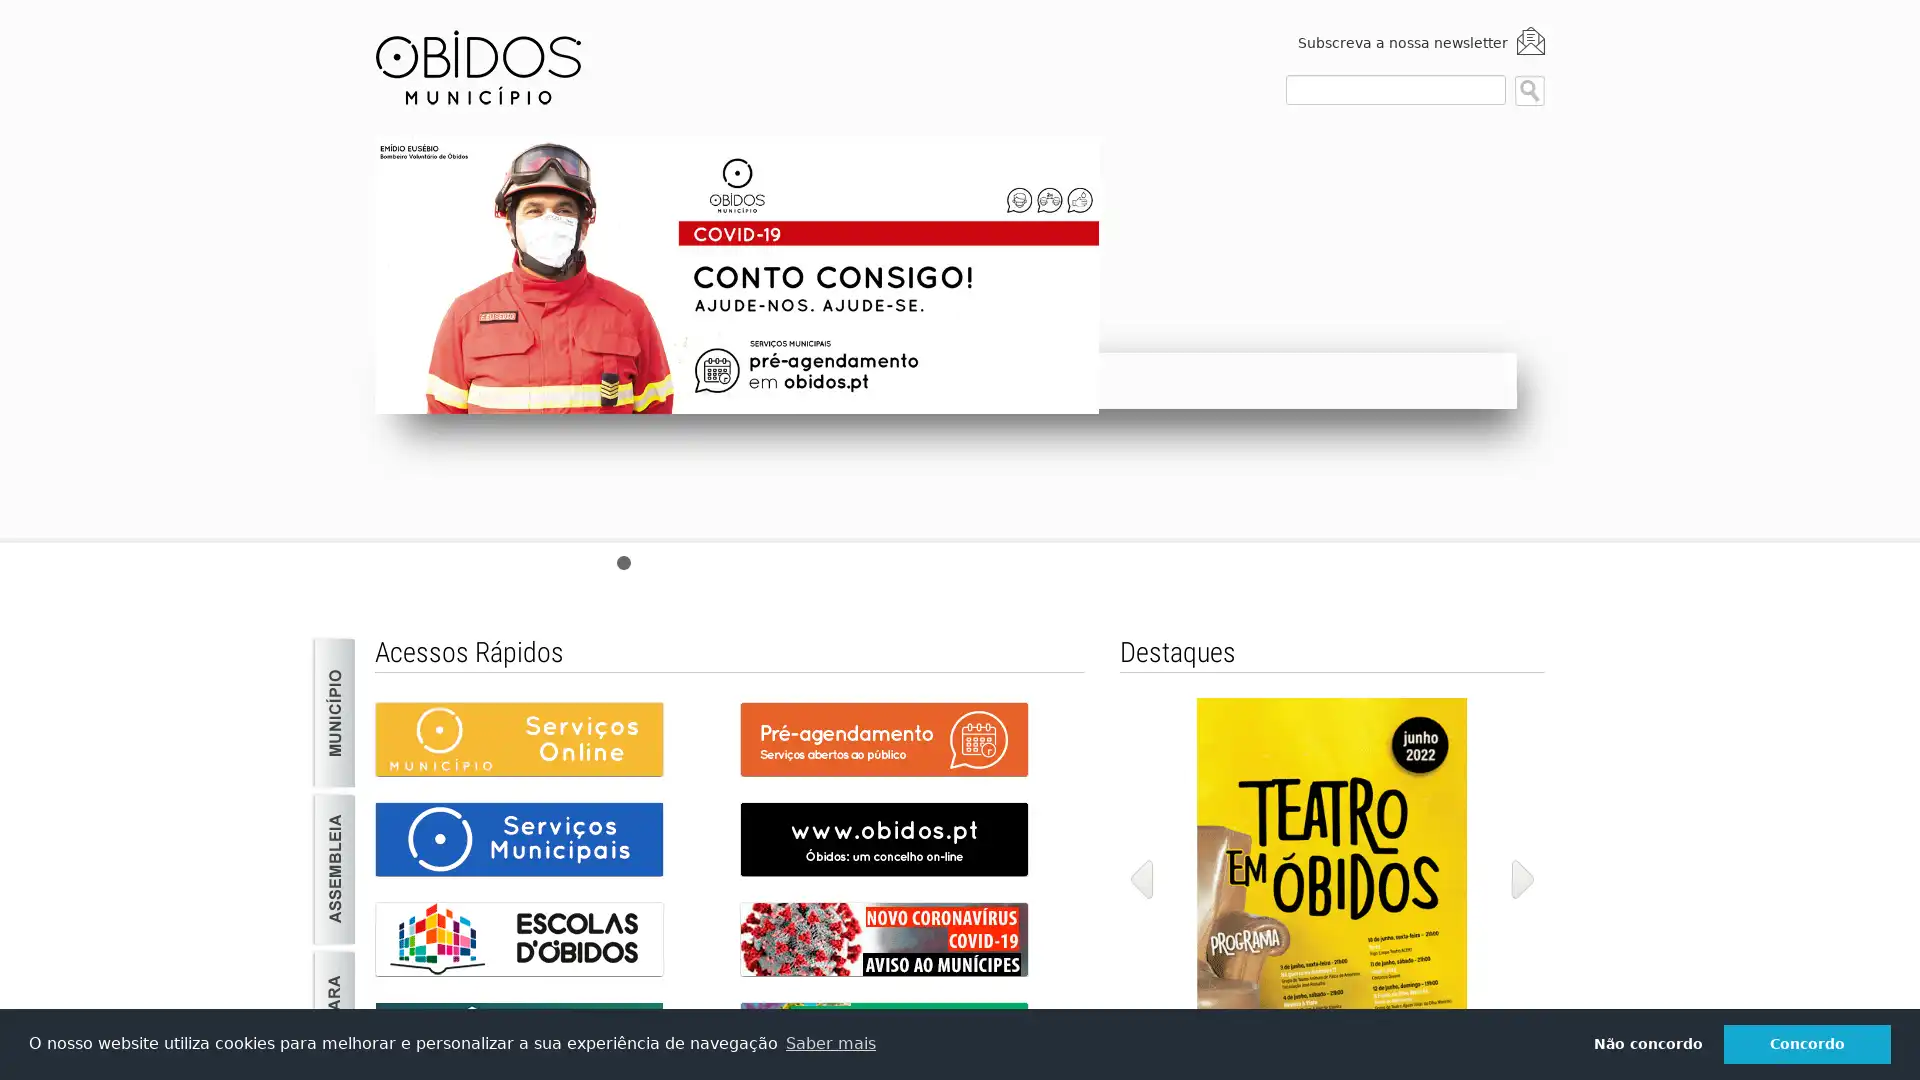  What do you see at coordinates (1807, 1043) in the screenshot?
I see `allow cookies` at bounding box center [1807, 1043].